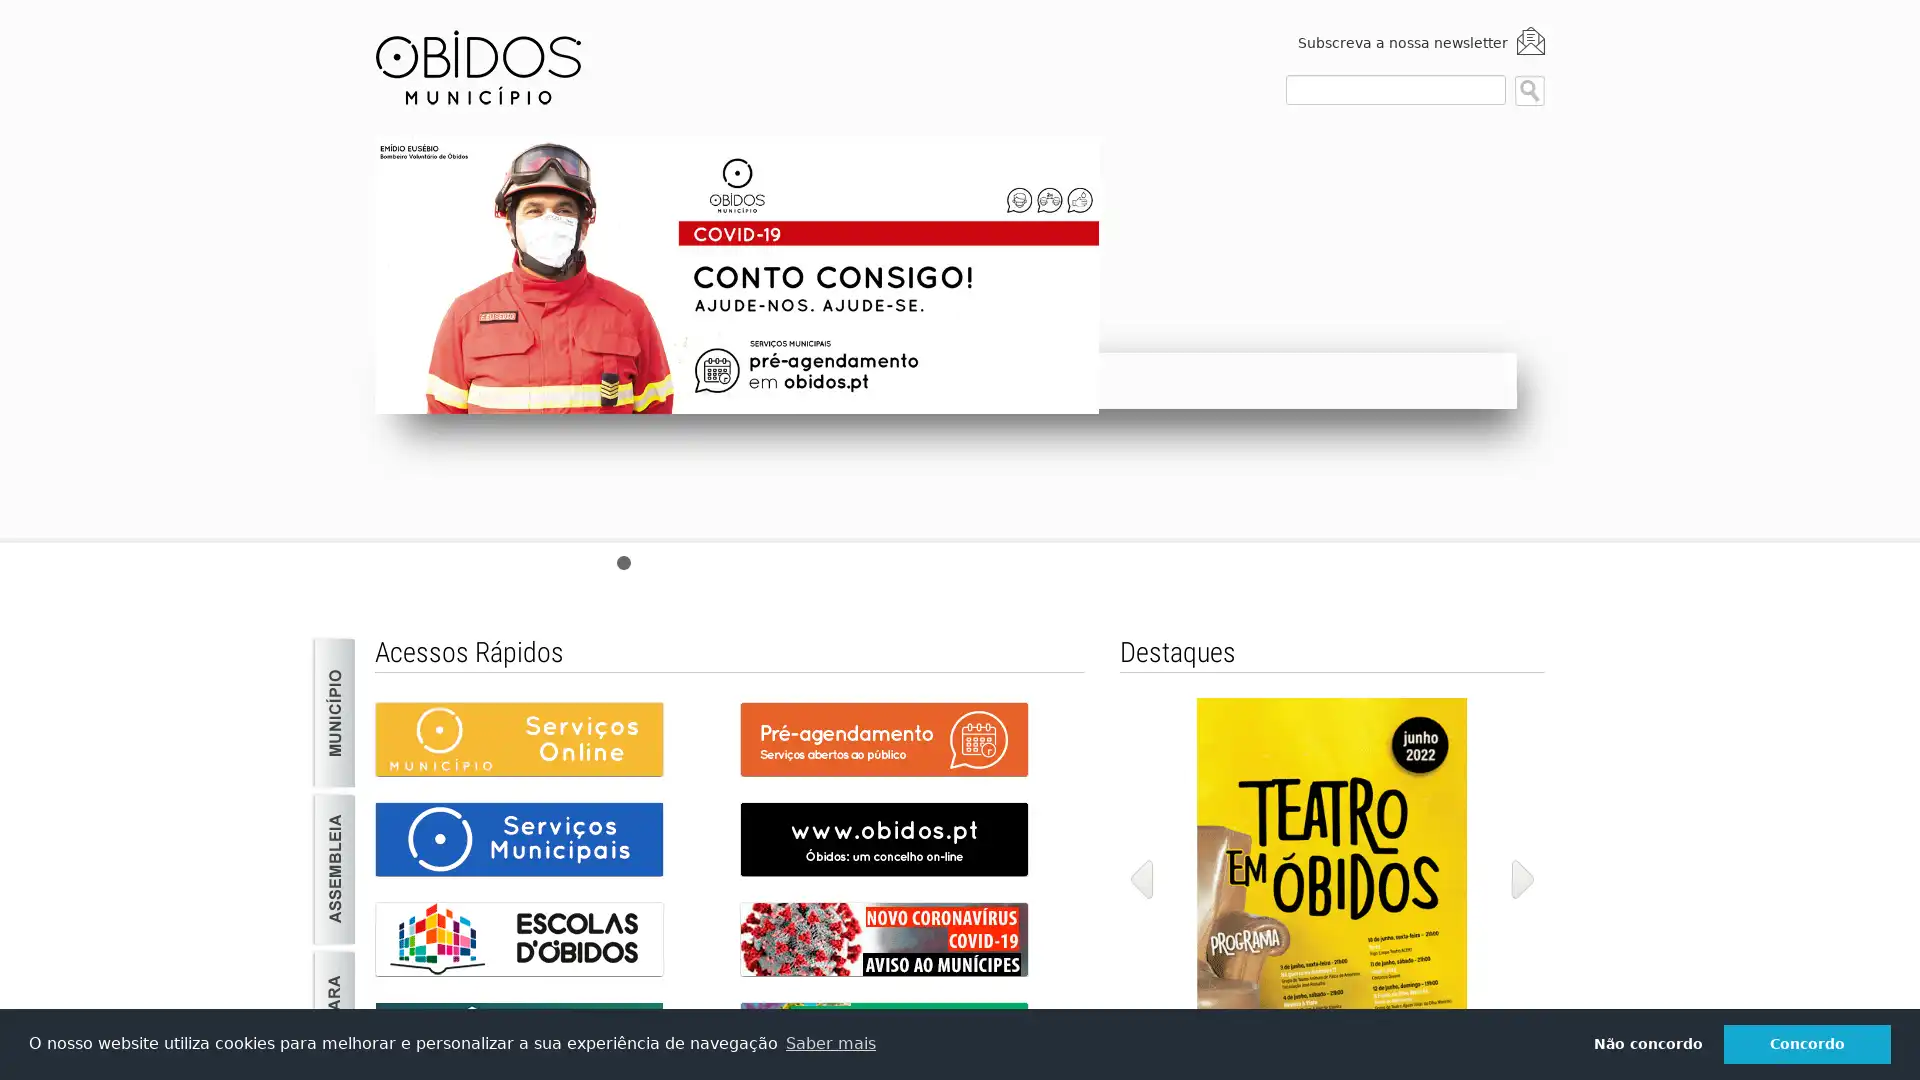  What do you see at coordinates (1807, 1043) in the screenshot?
I see `allow cookies` at bounding box center [1807, 1043].